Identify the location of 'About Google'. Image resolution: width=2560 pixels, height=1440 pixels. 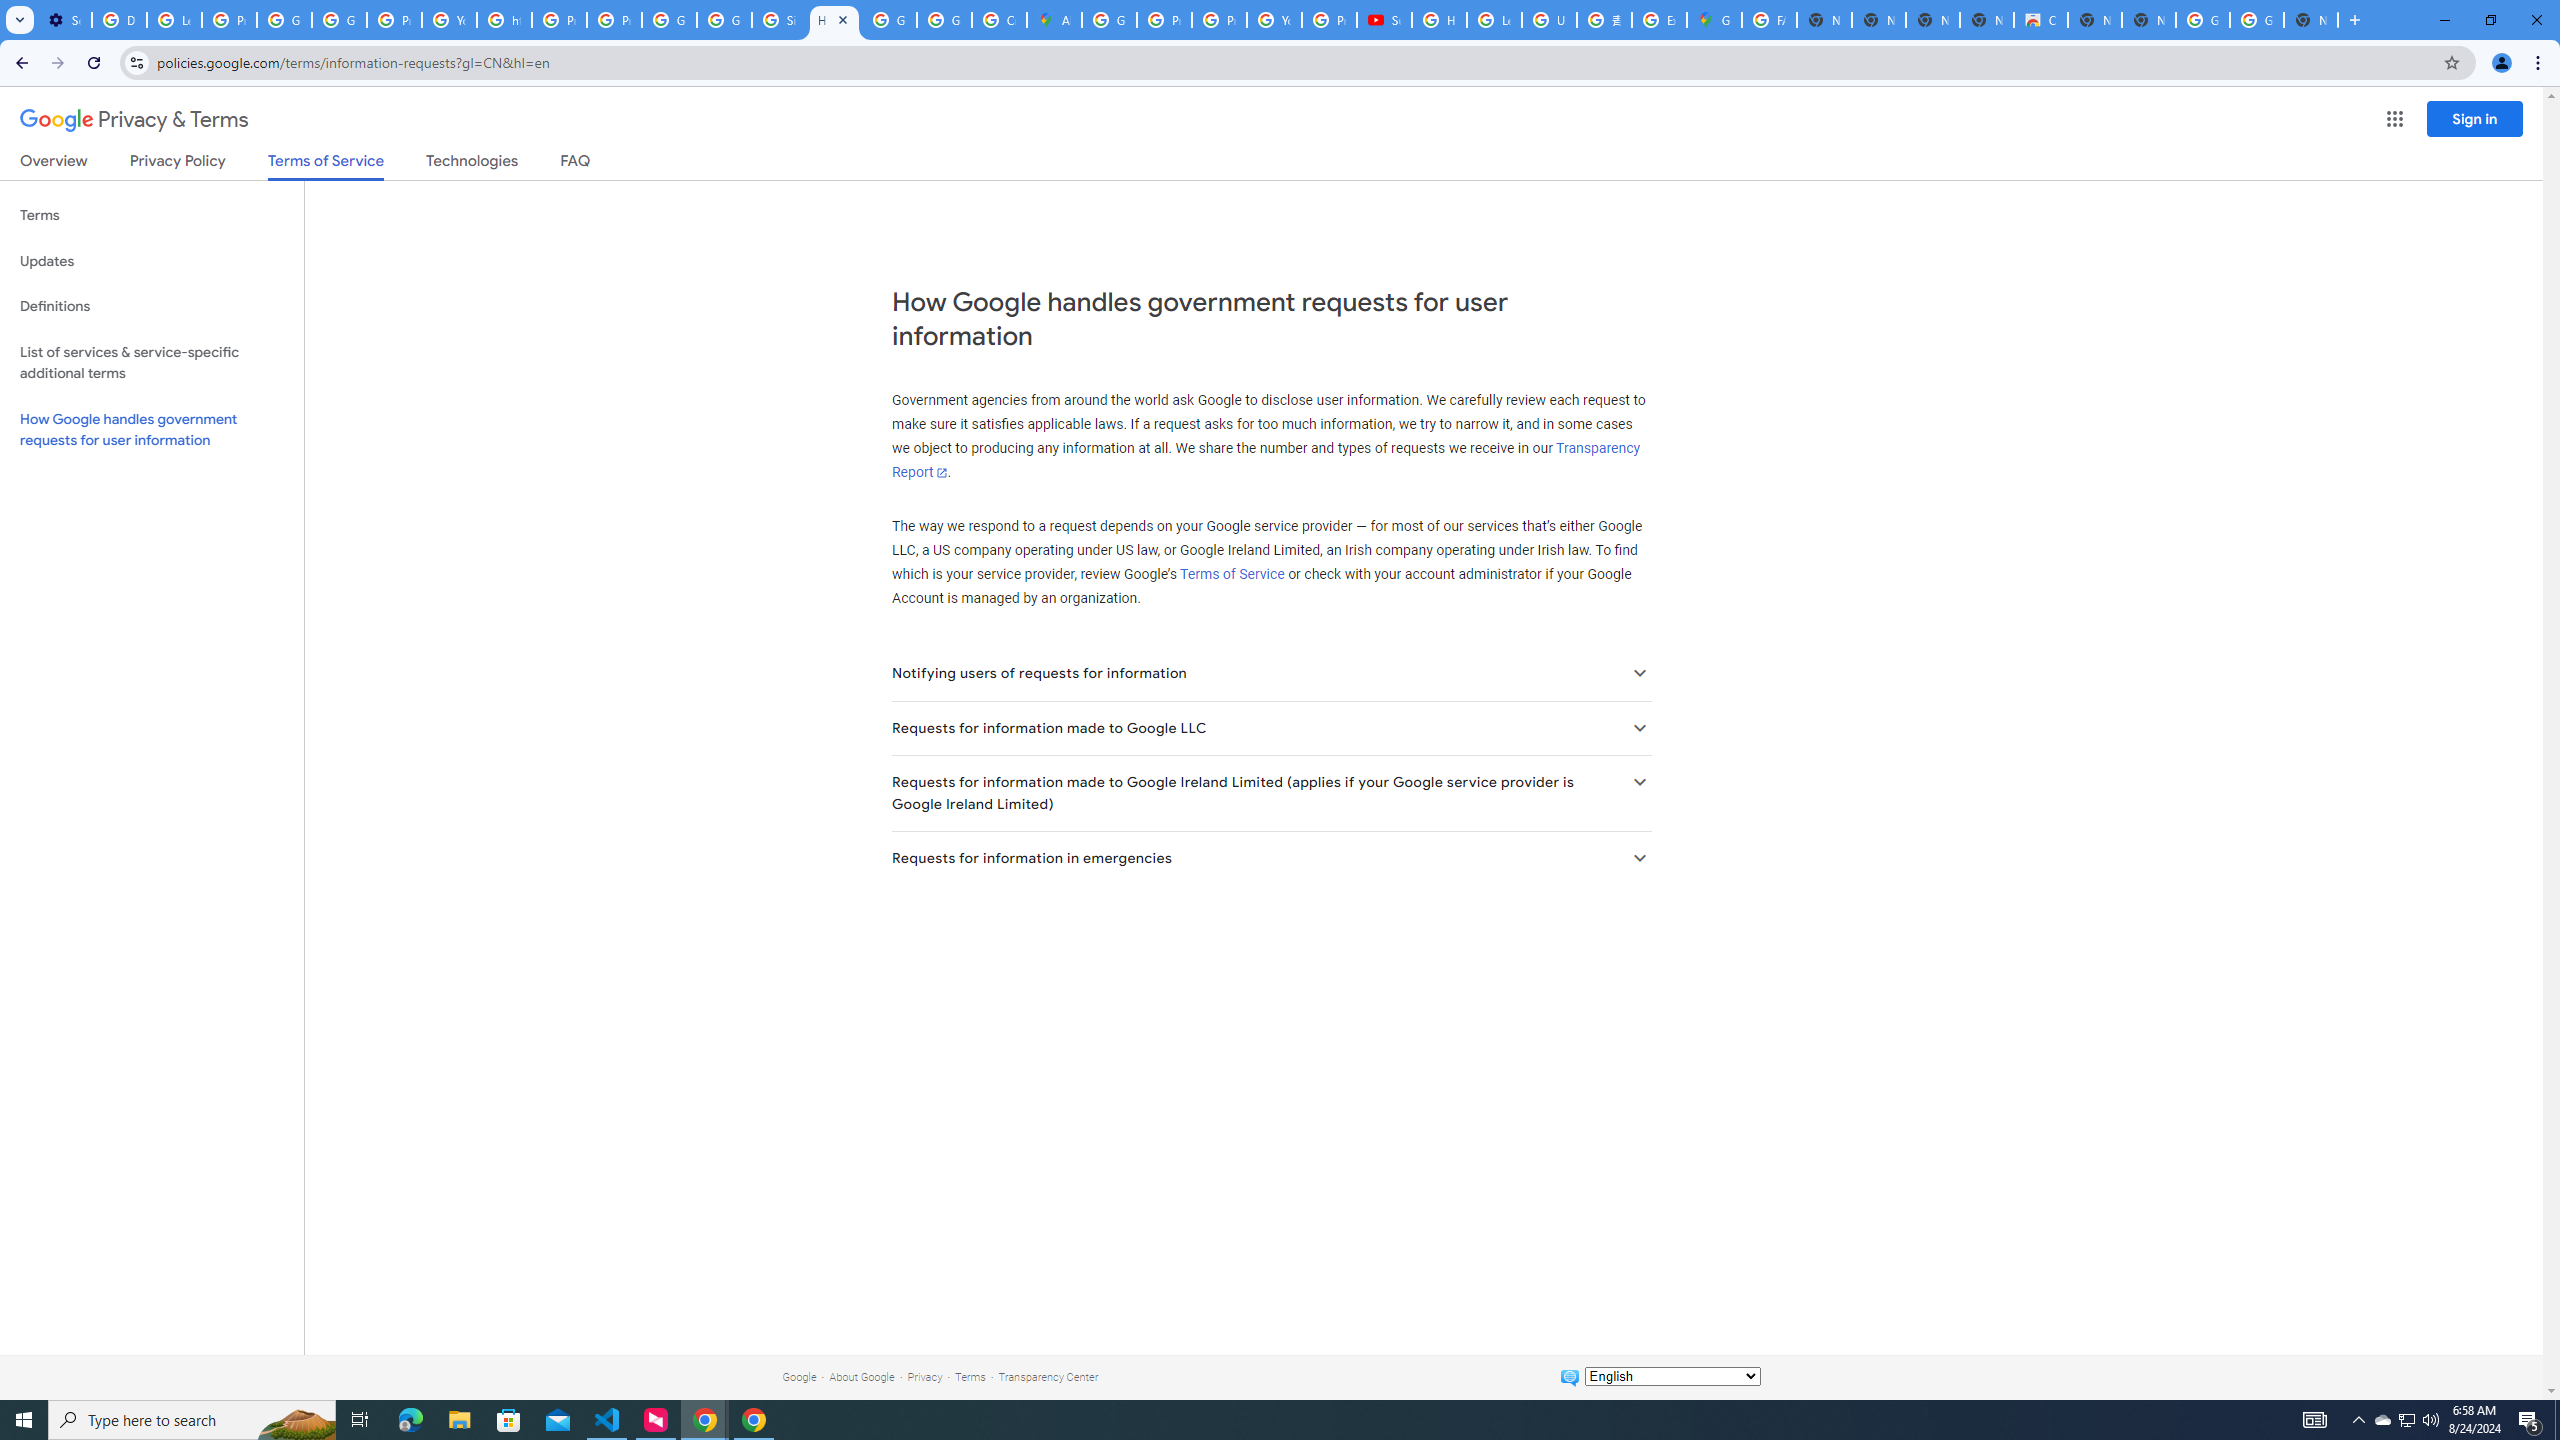
(861, 1376).